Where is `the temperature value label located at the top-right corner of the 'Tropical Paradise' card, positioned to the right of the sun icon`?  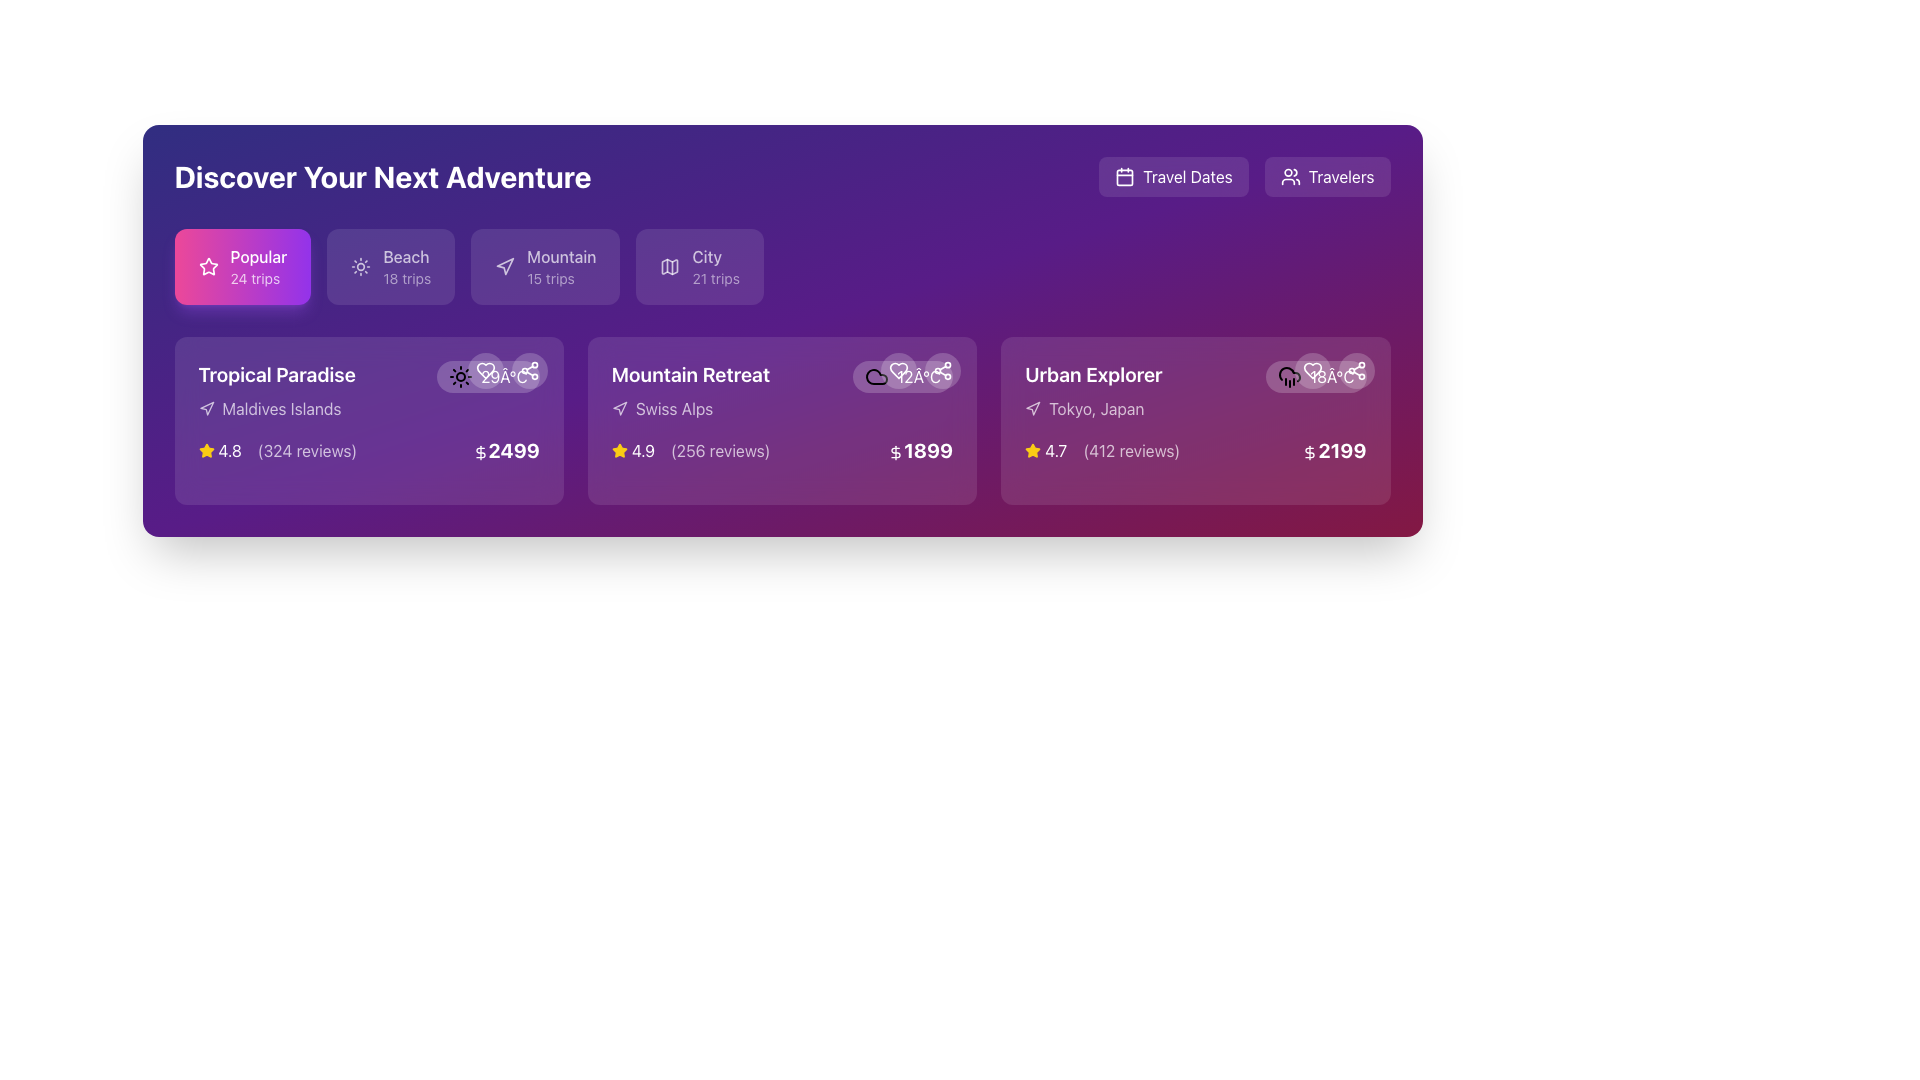
the temperature value label located at the top-right corner of the 'Tropical Paradise' card, positioned to the right of the sun icon is located at coordinates (504, 377).